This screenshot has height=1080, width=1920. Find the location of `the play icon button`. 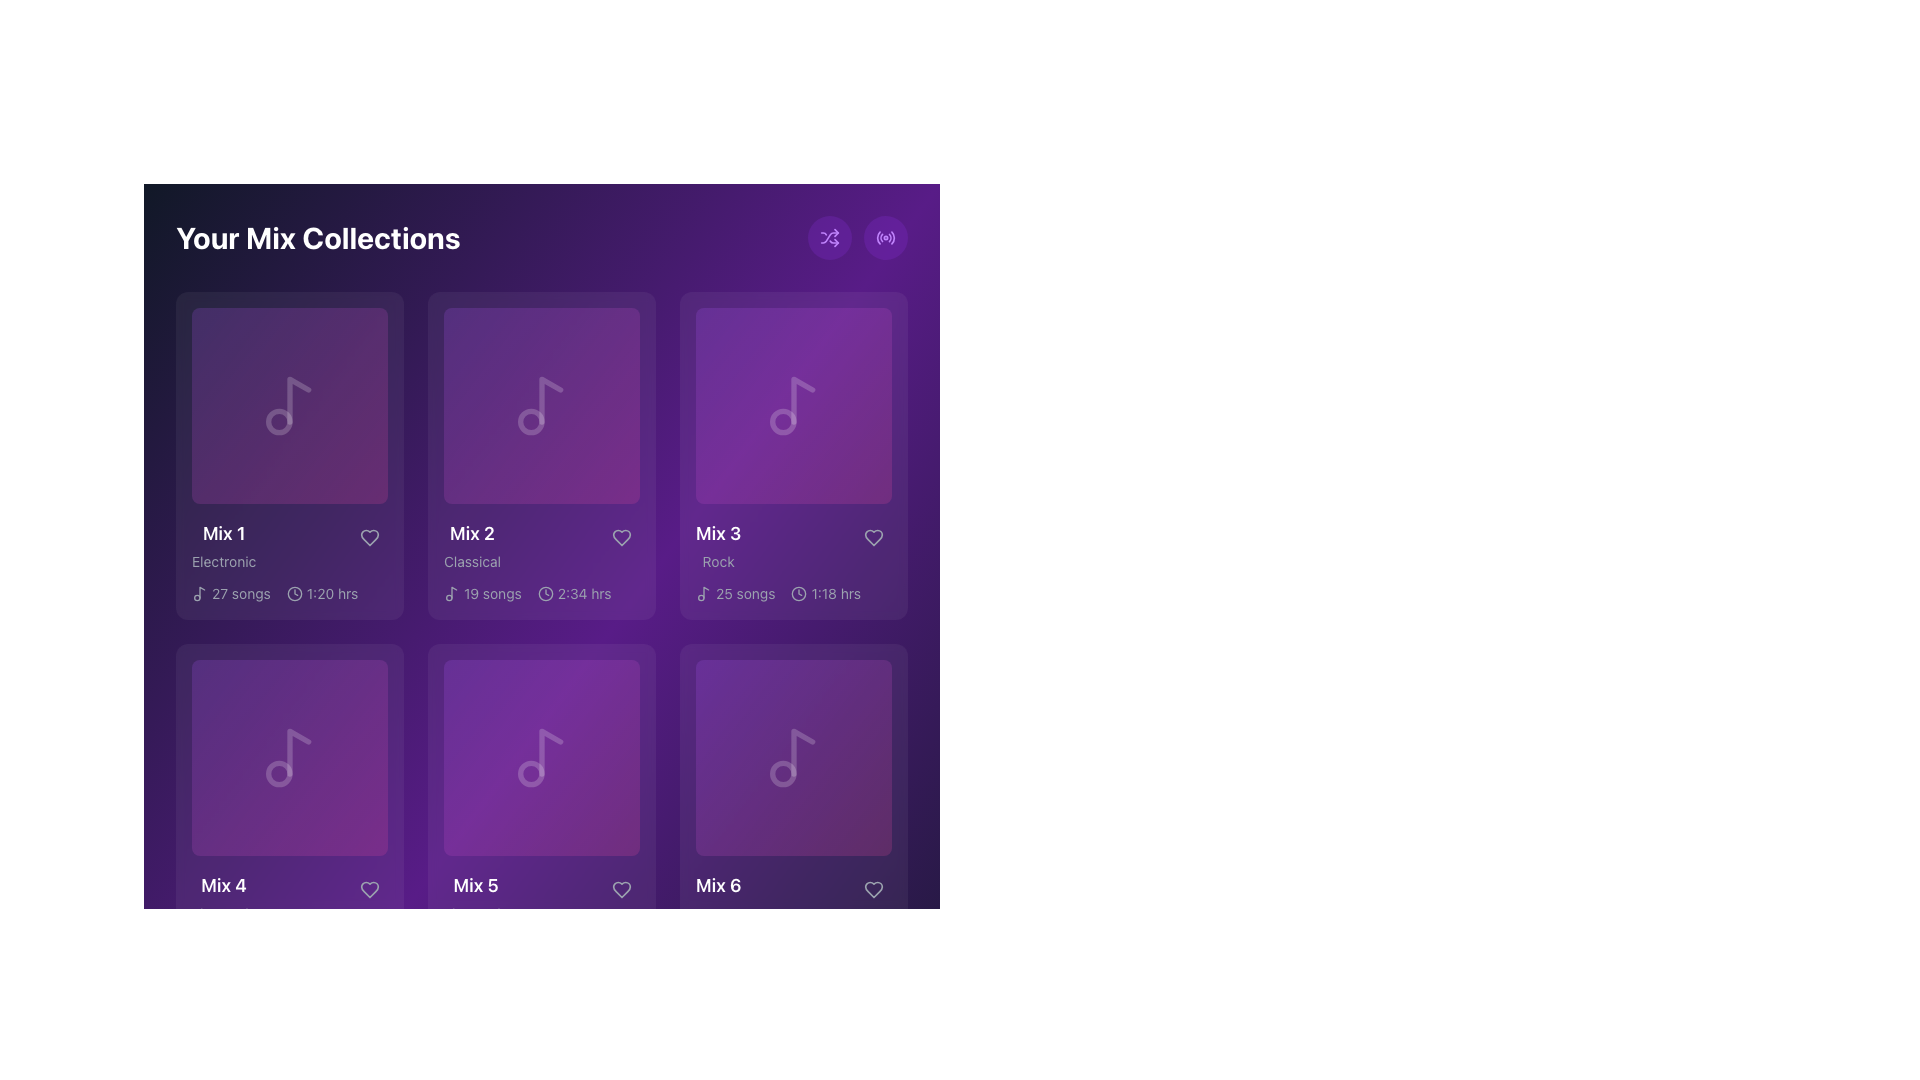

the play icon button is located at coordinates (792, 405).